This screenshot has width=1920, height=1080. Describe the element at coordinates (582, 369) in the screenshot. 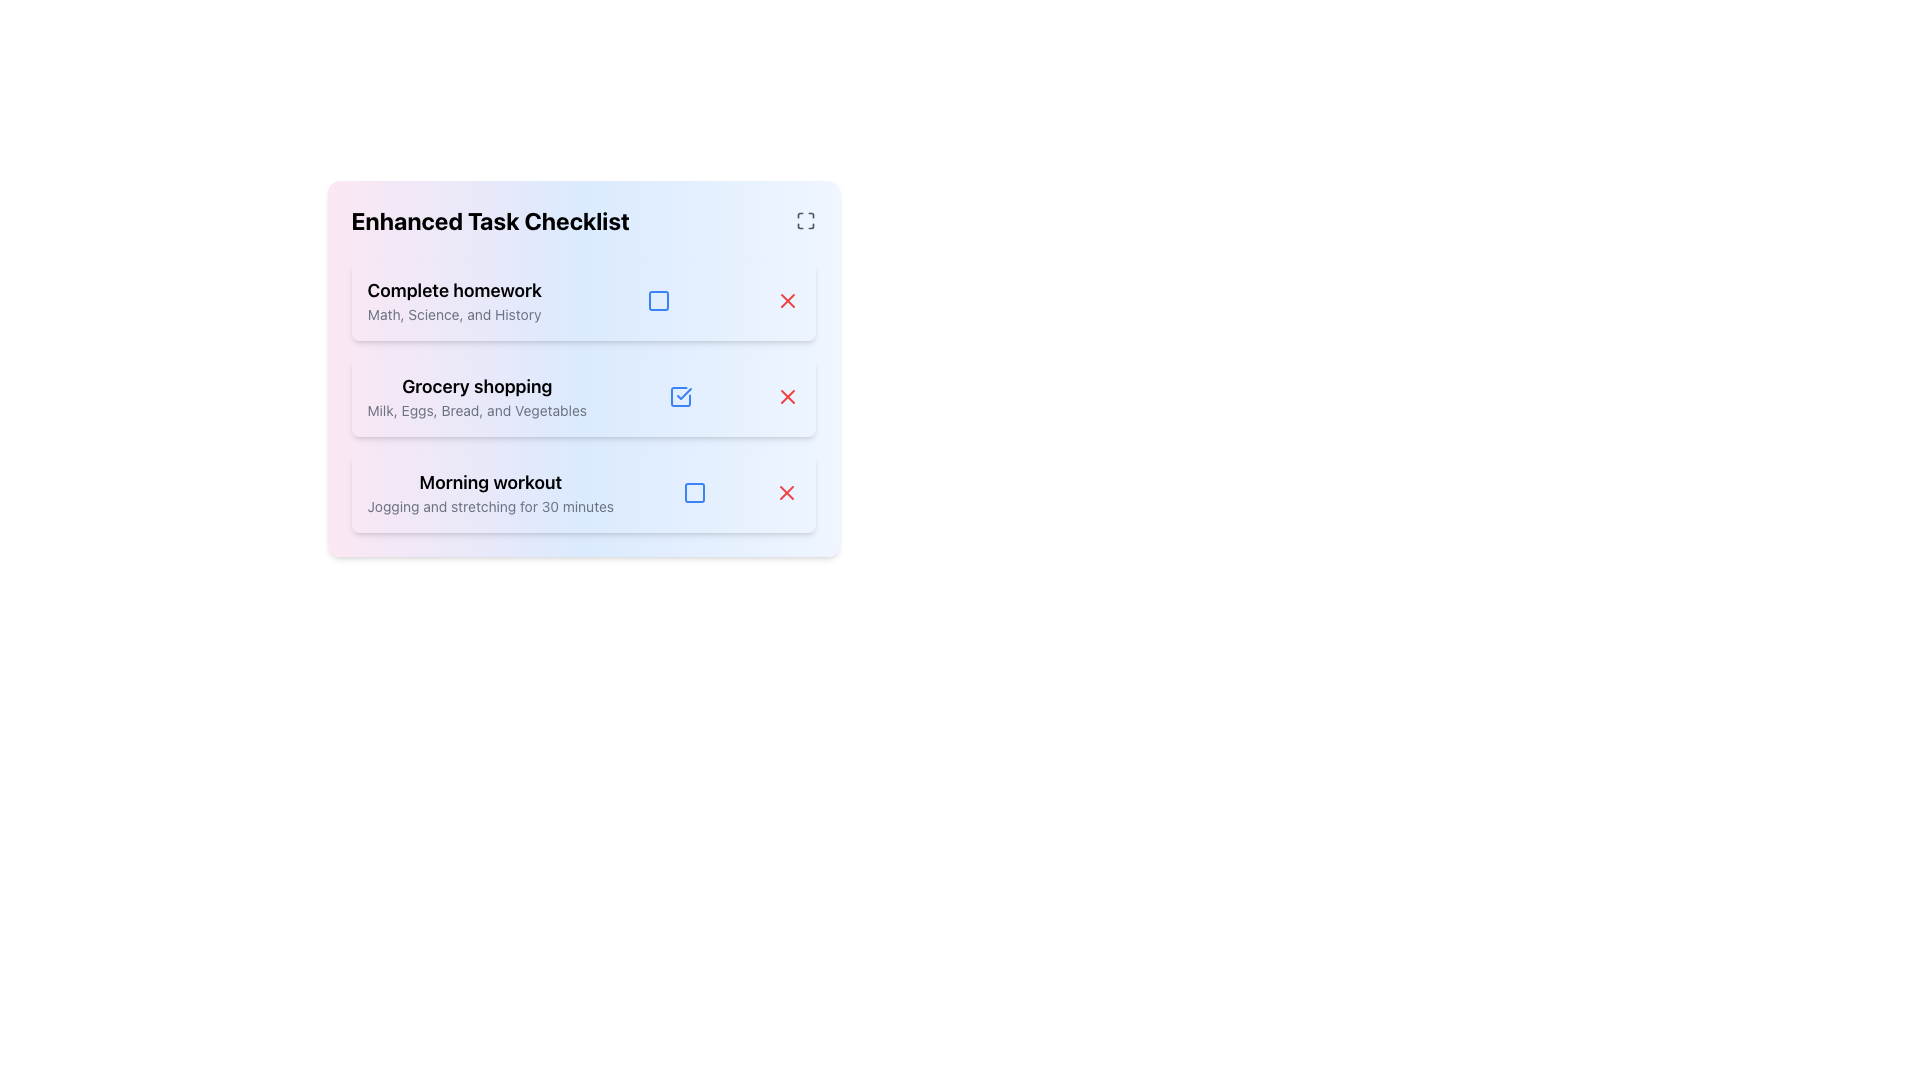

I see `the second checklist item` at that location.